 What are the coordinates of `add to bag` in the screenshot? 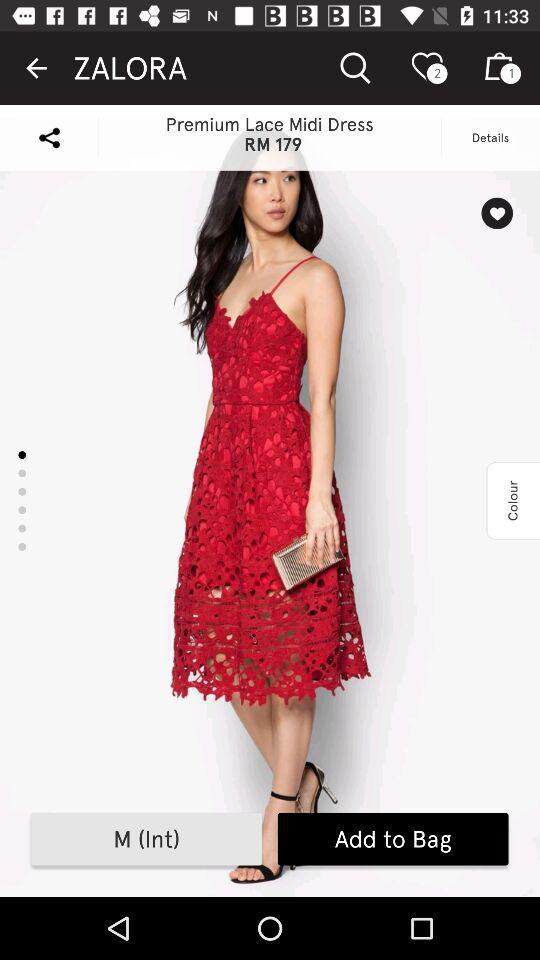 It's located at (393, 839).